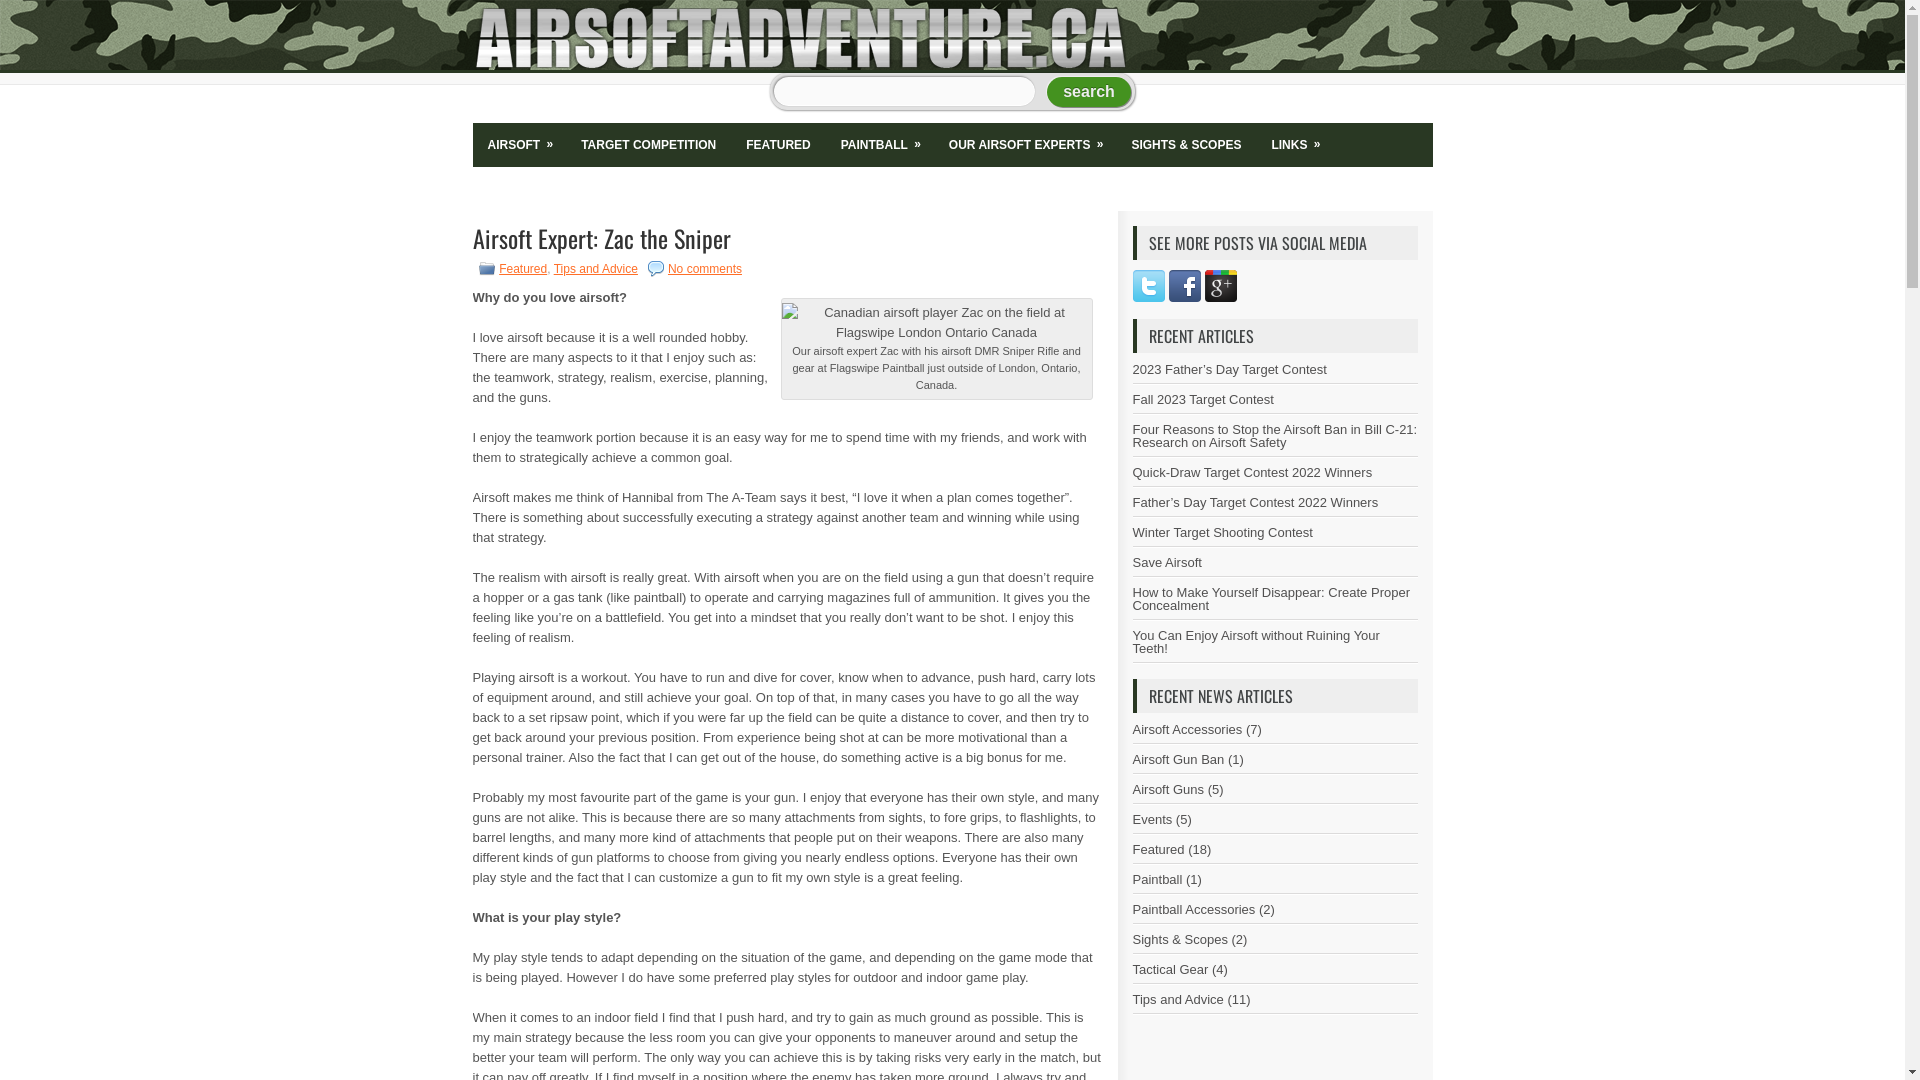 Image resolution: width=1920 pixels, height=1080 pixels. What do you see at coordinates (1179, 939) in the screenshot?
I see `'Sights & Scopes'` at bounding box center [1179, 939].